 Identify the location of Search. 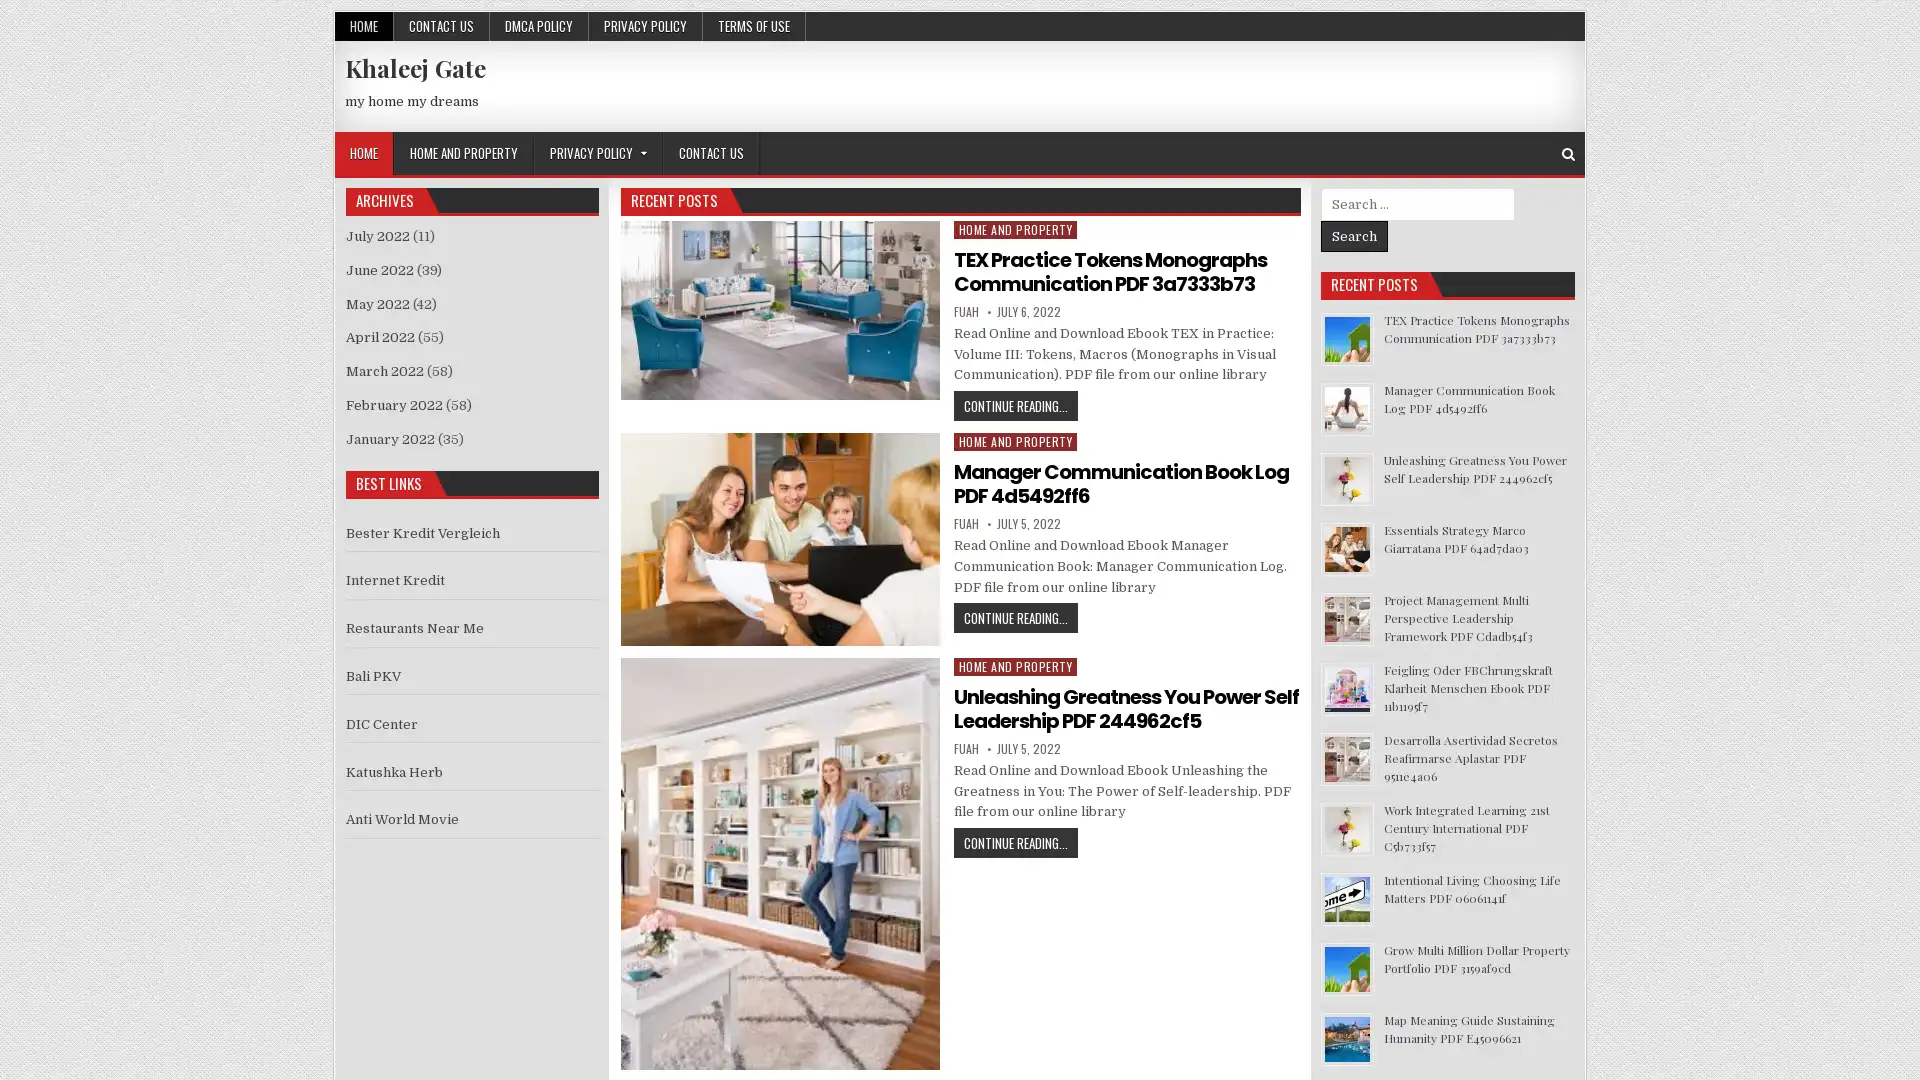
(1354, 235).